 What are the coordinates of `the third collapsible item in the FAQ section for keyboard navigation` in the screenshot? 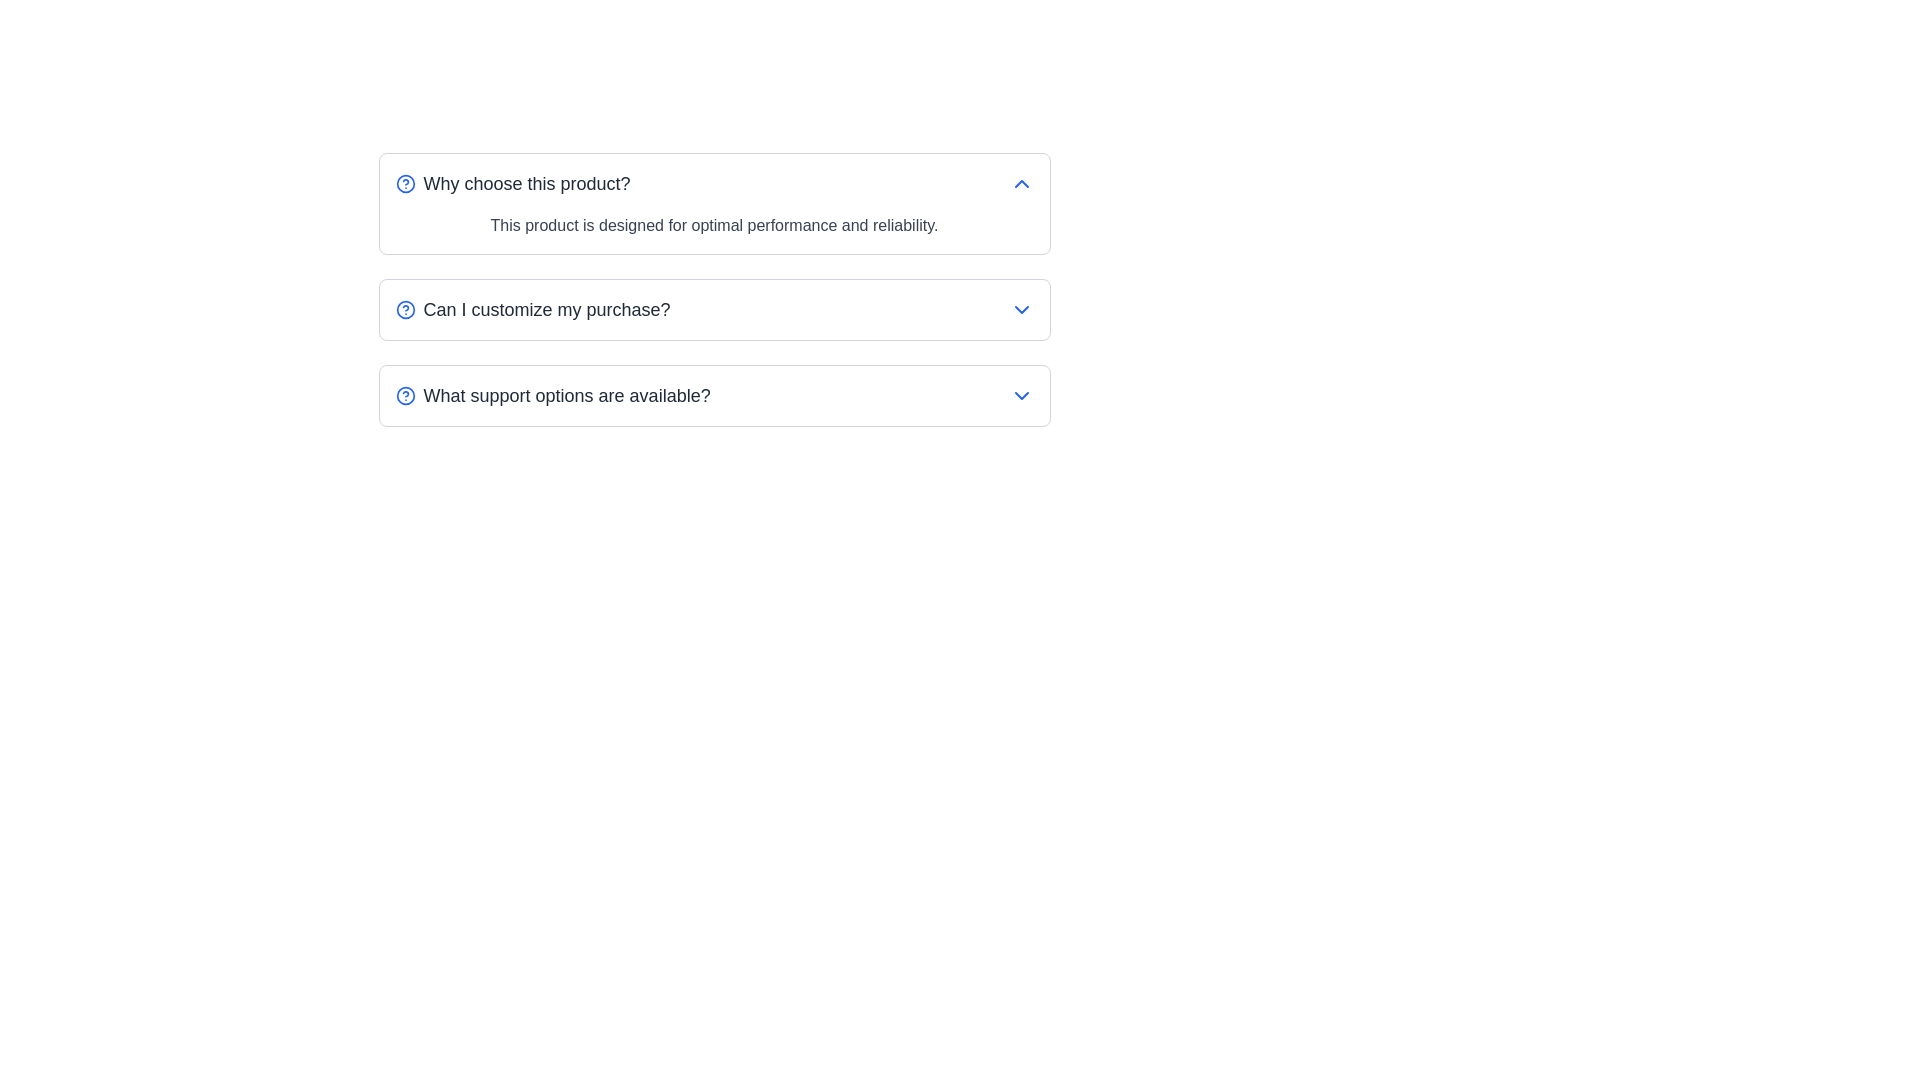 It's located at (714, 396).